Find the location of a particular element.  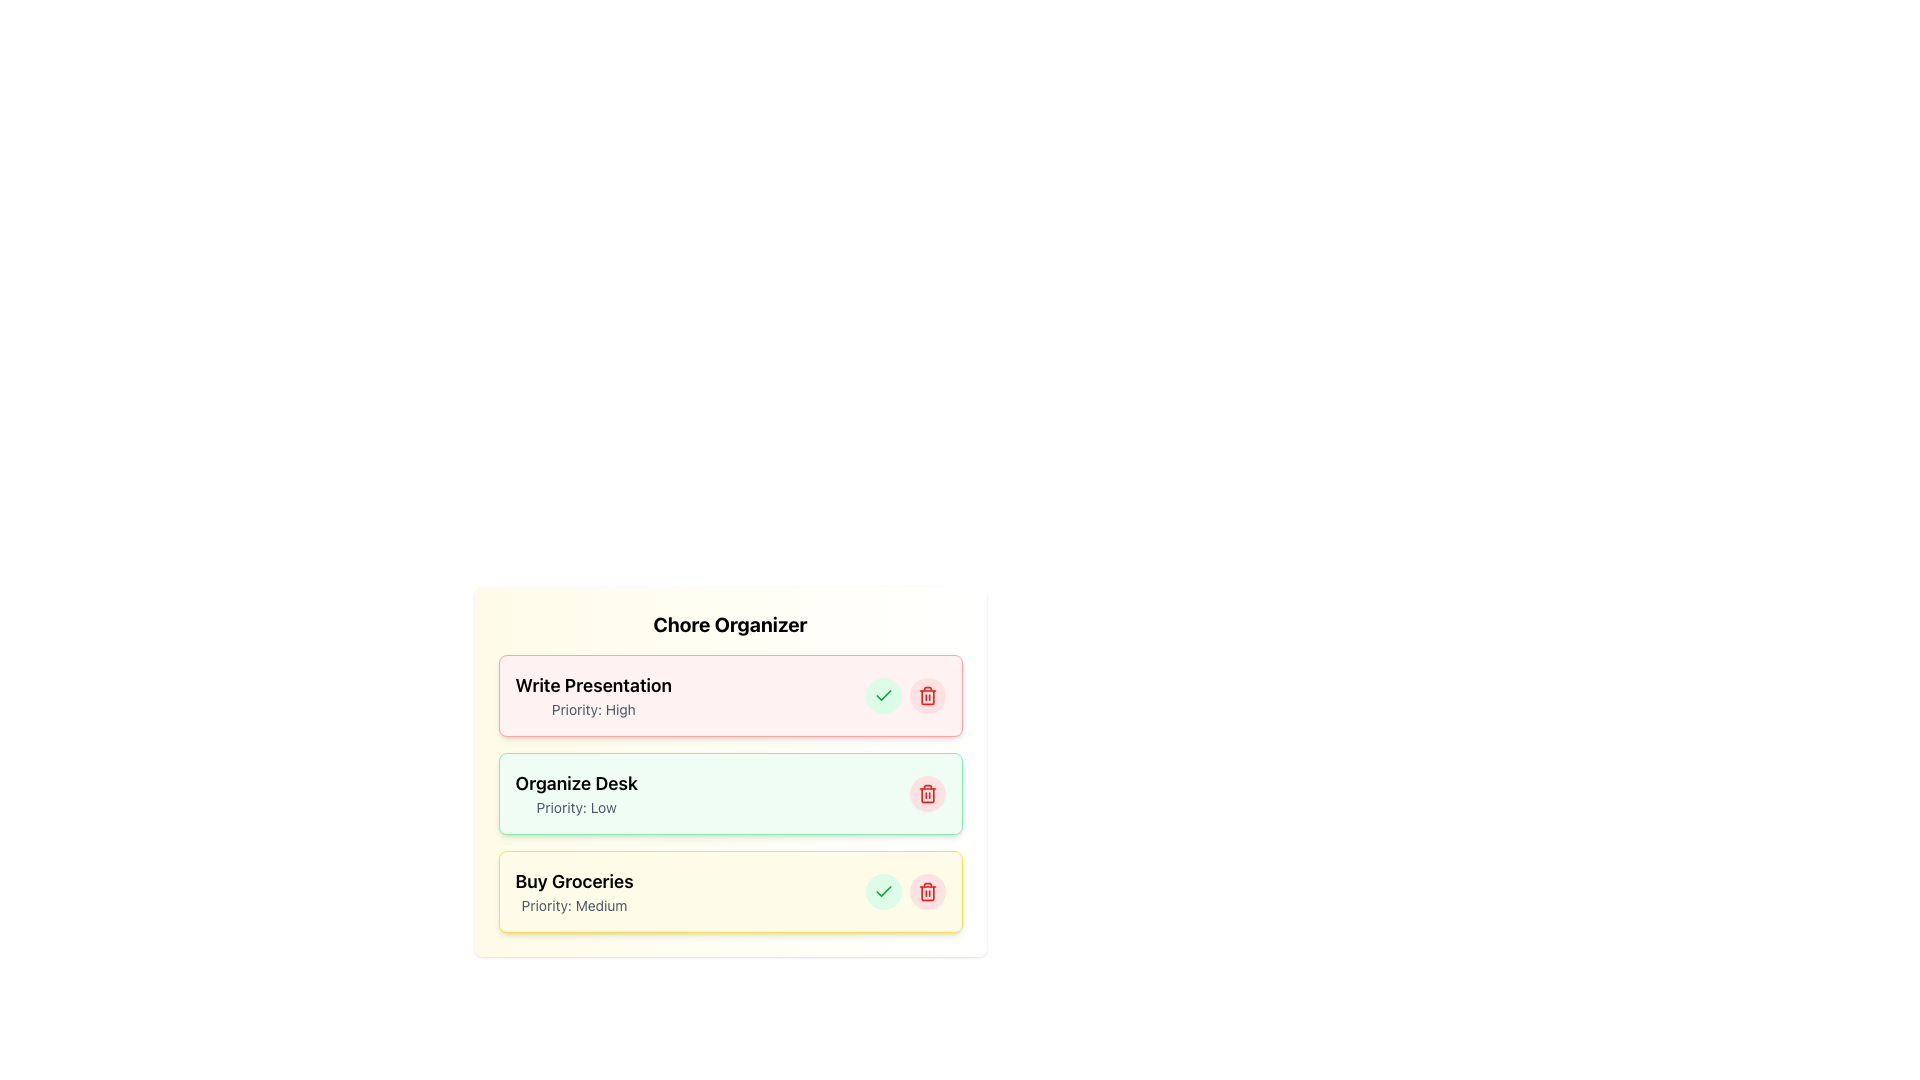

the 'Write Presentation' text label located in the first task card under the 'Chore Organizer' header is located at coordinates (592, 685).